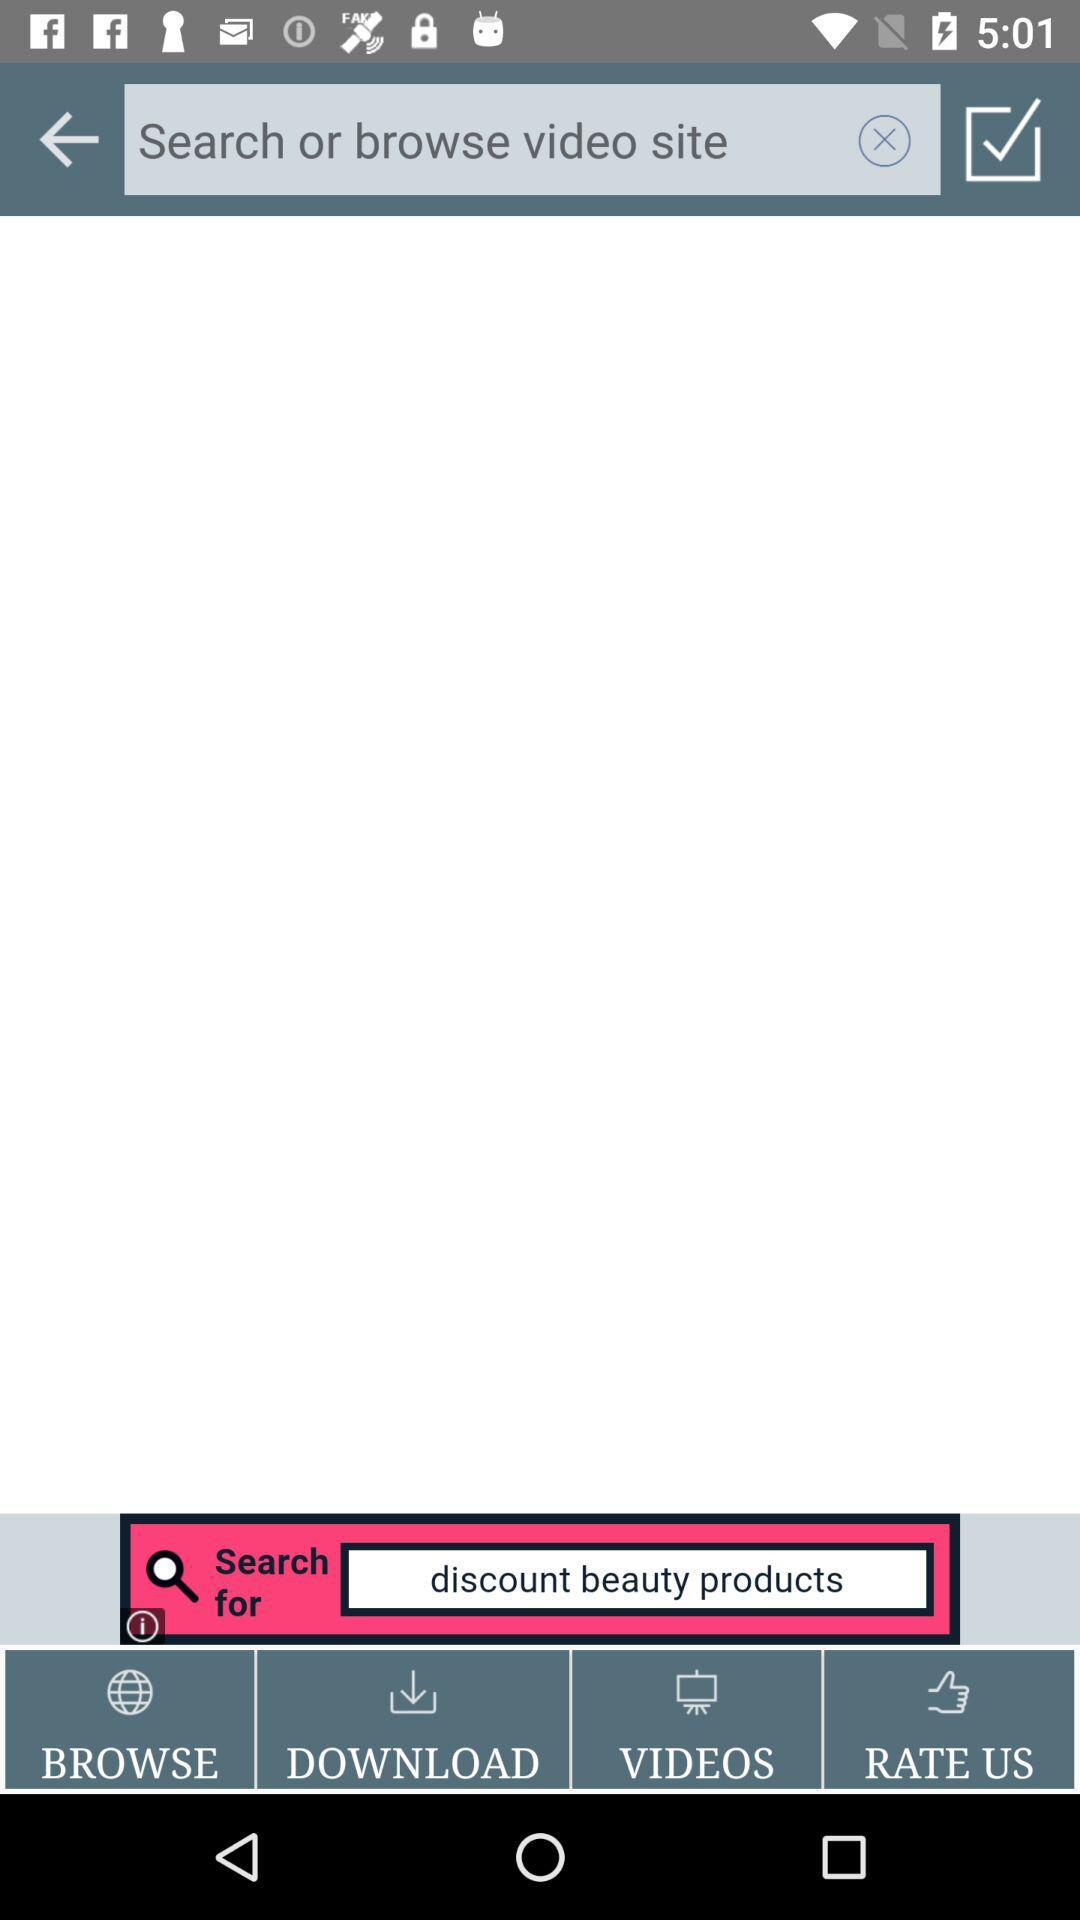  What do you see at coordinates (490, 138) in the screenshot?
I see `search a term` at bounding box center [490, 138].